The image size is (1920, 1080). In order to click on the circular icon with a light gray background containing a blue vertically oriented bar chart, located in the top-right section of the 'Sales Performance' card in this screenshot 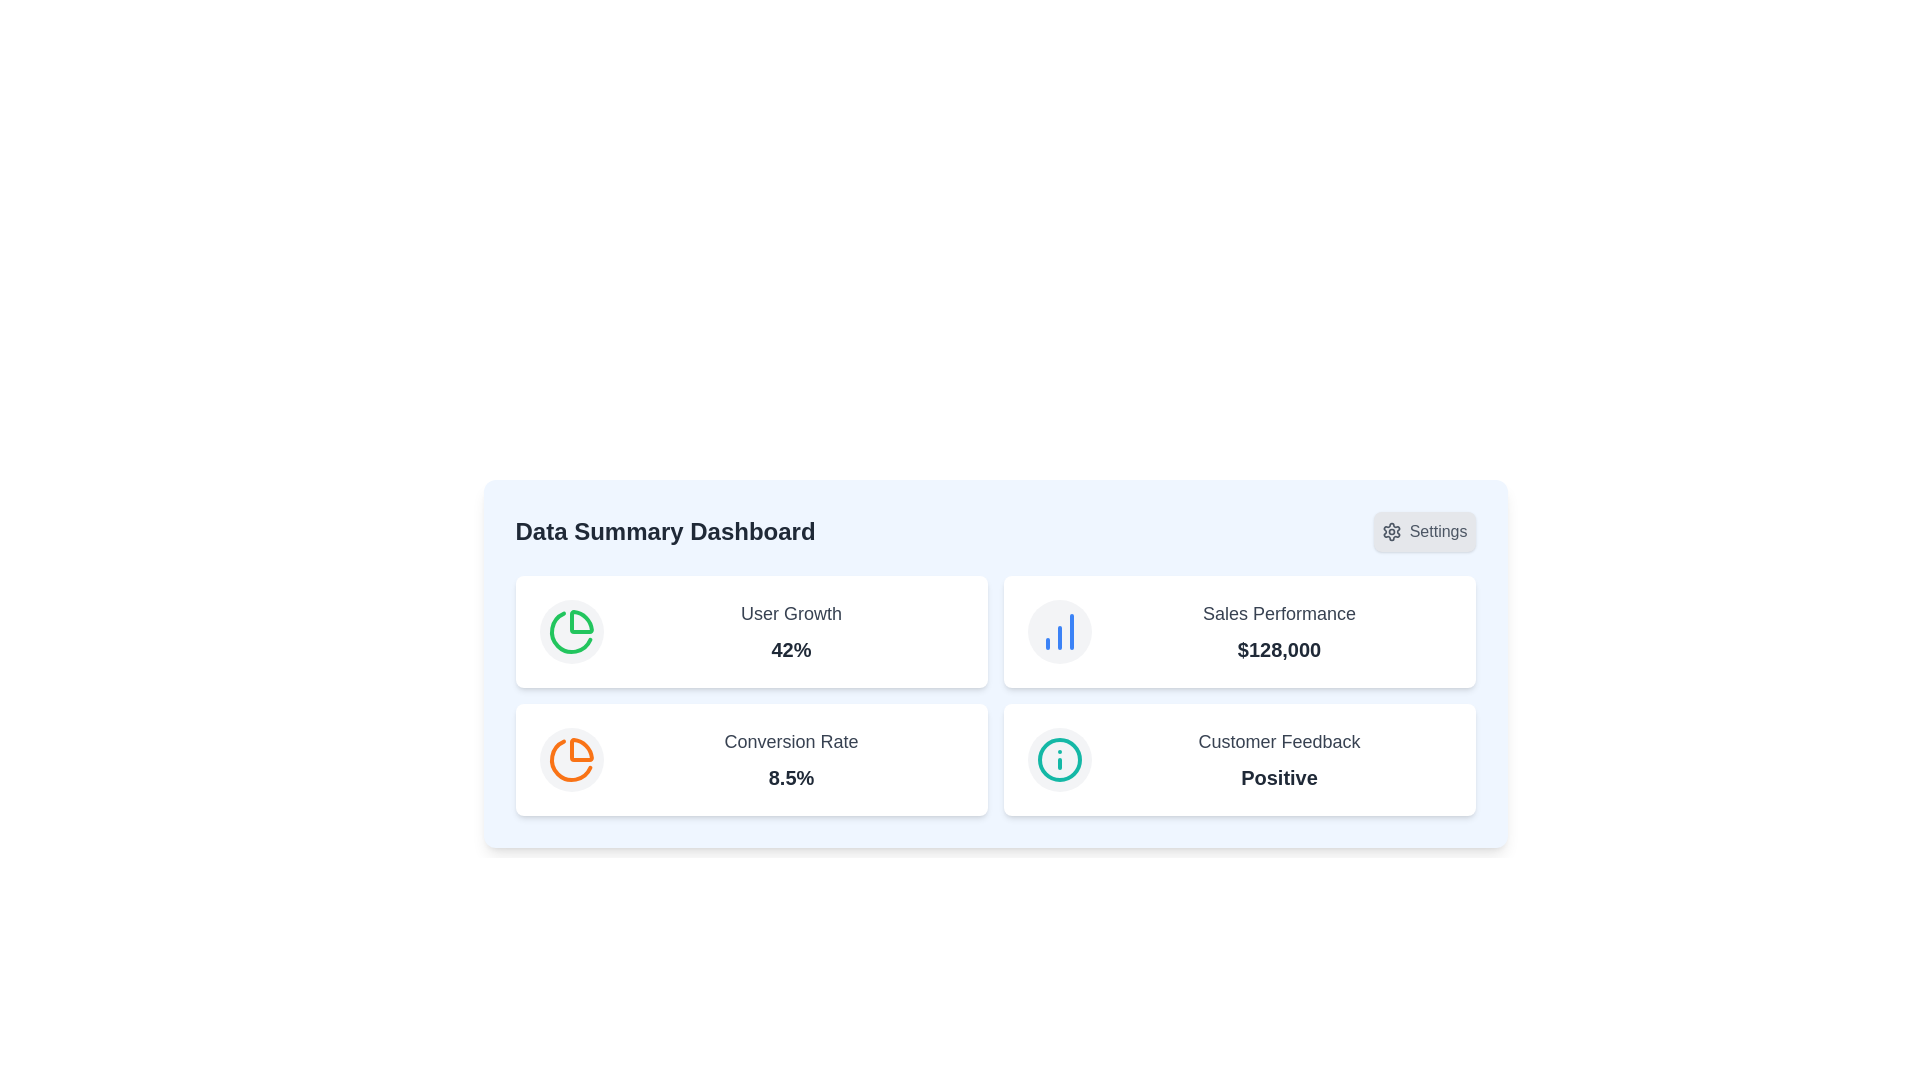, I will do `click(1058, 632)`.